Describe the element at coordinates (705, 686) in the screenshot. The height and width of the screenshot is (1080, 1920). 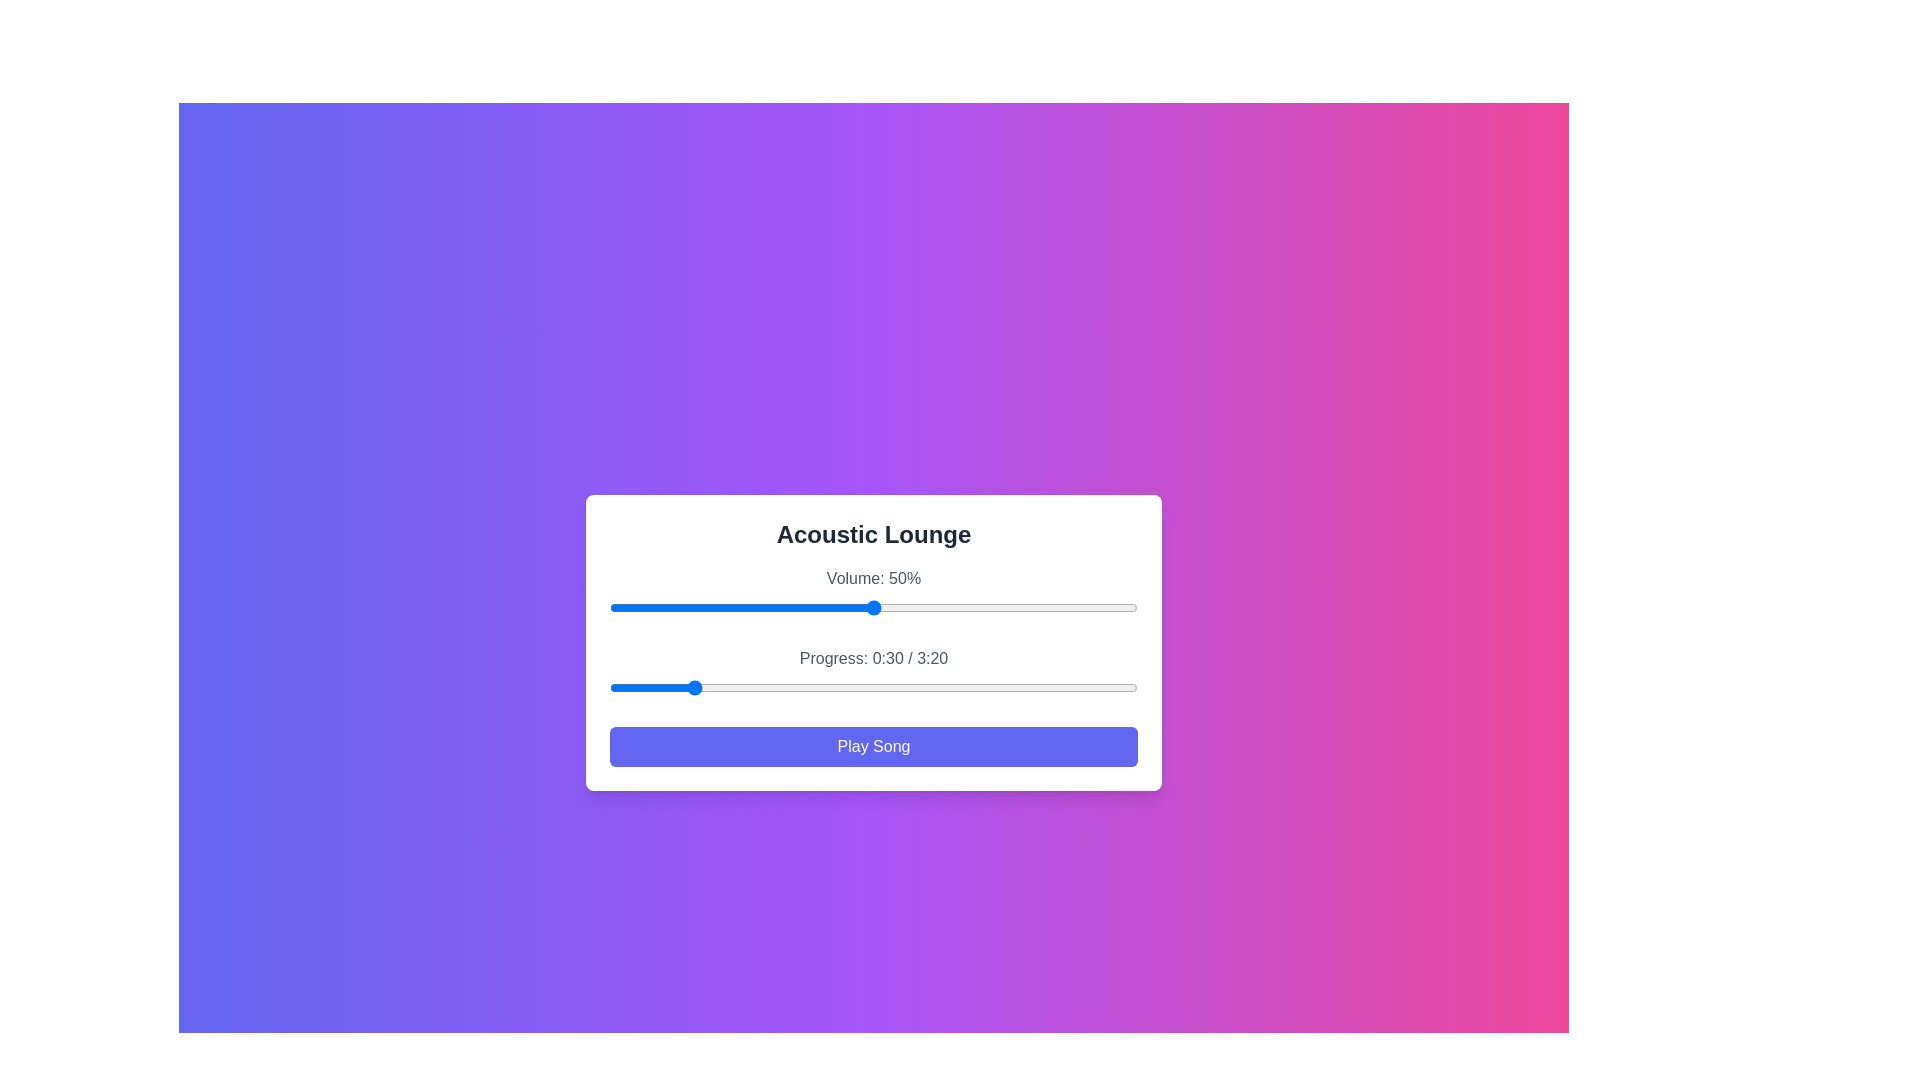
I see `the song progress to 36 seconds` at that location.